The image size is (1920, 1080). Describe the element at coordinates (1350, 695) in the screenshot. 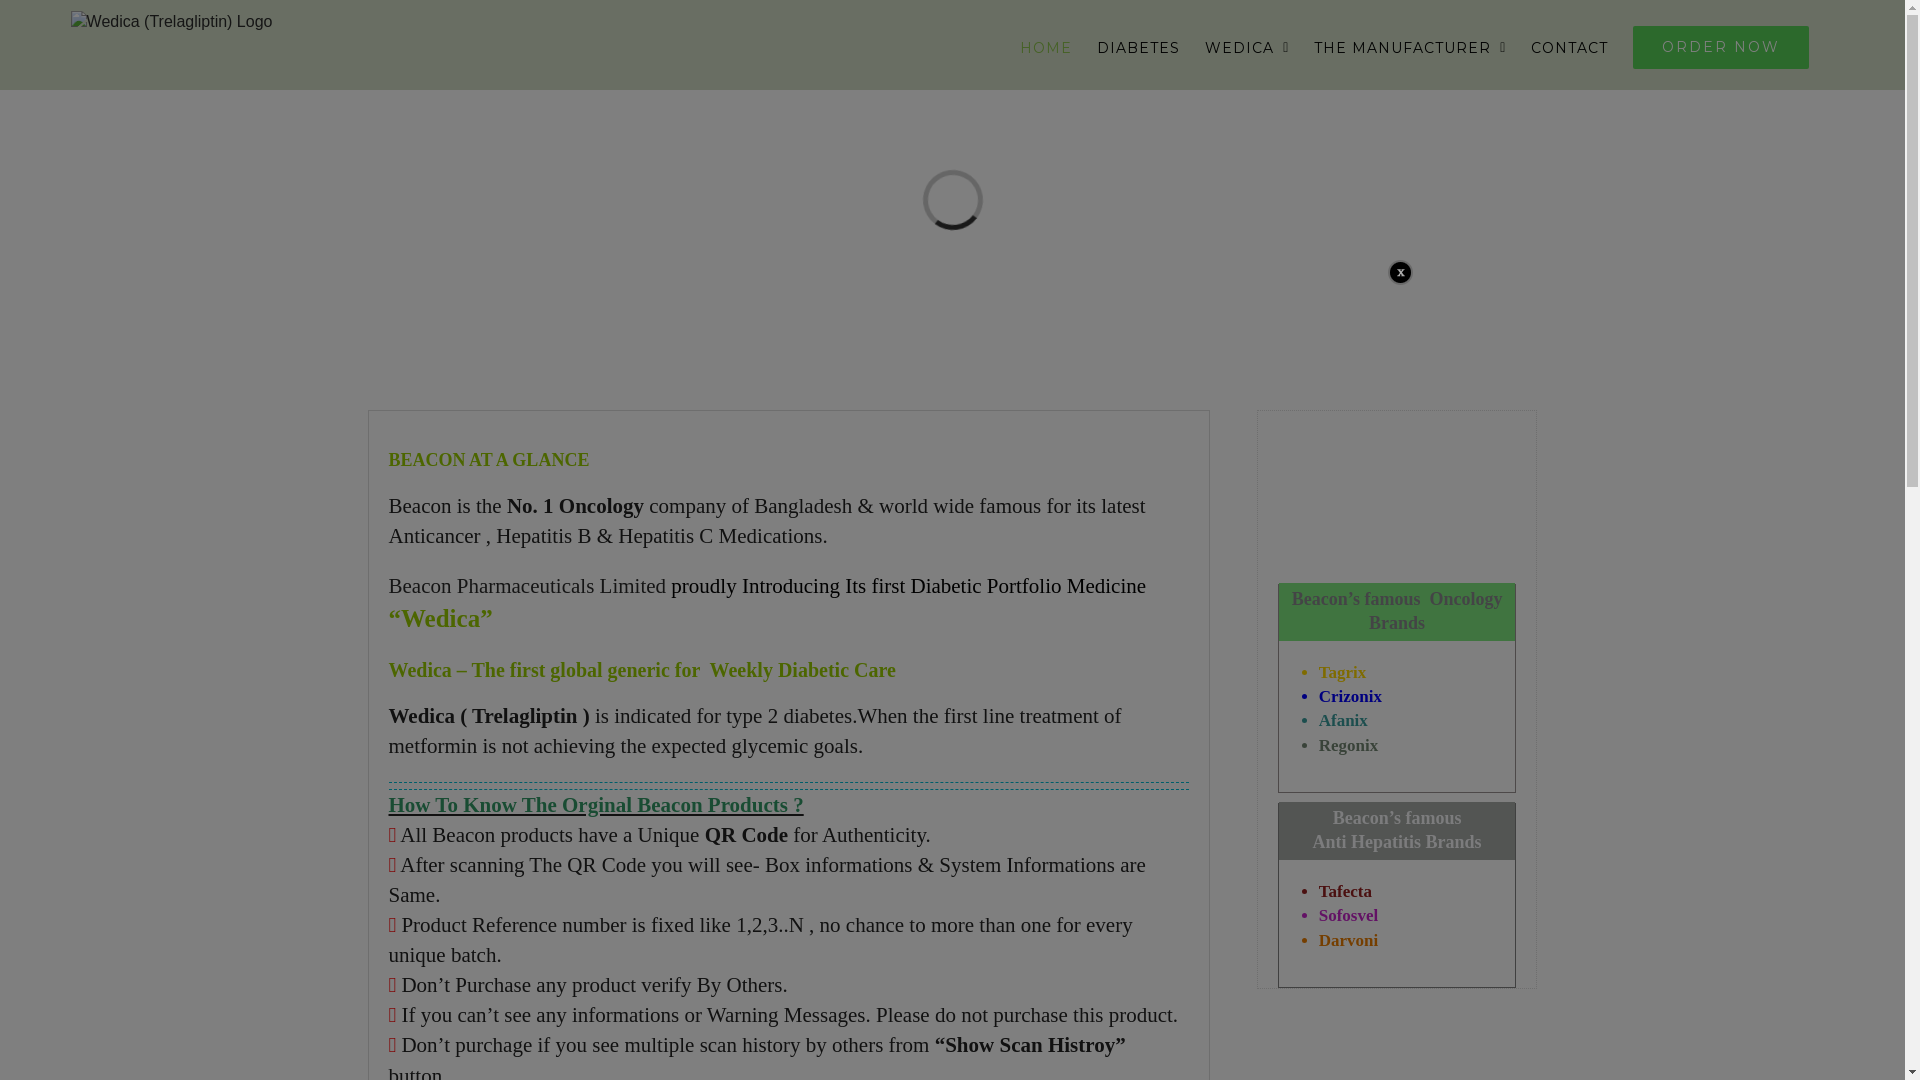

I see `'Crizonix'` at that location.